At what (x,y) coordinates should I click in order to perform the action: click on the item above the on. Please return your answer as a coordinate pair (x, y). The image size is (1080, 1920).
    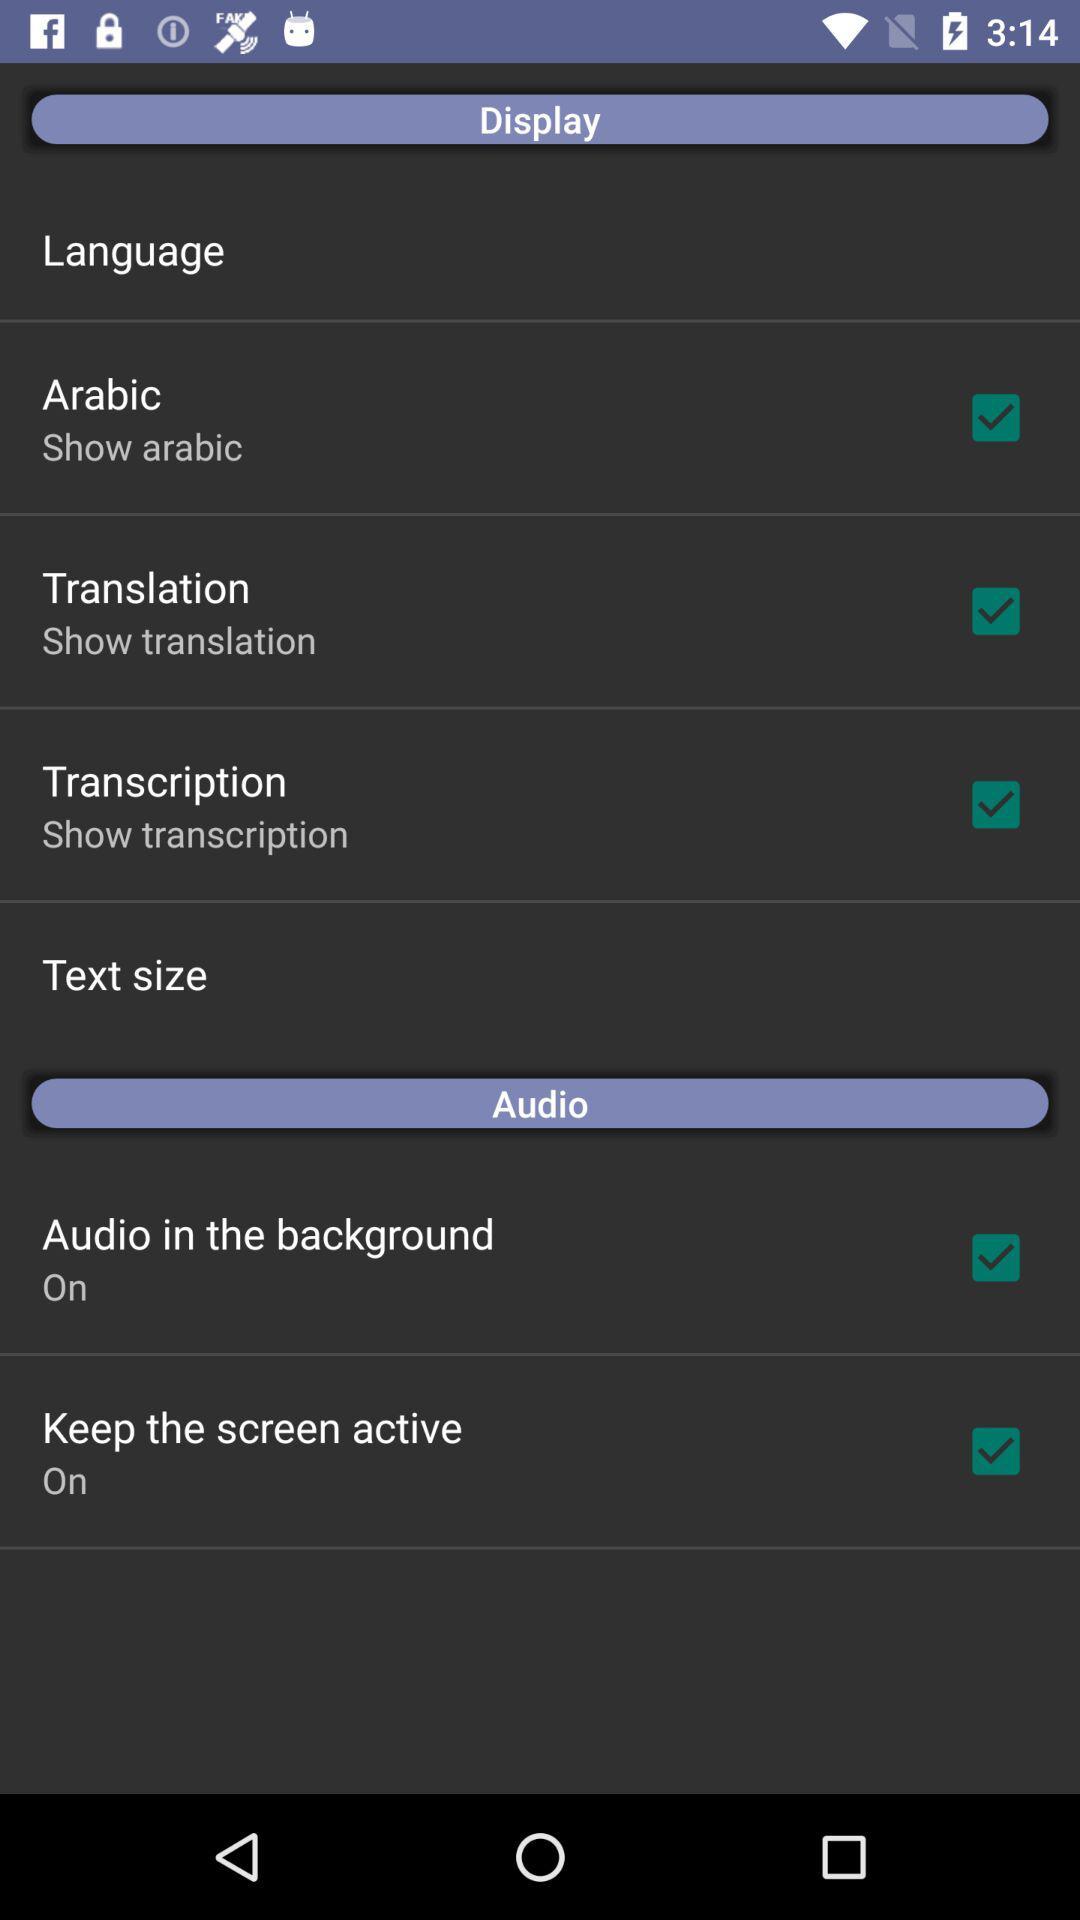
    Looking at the image, I should click on (267, 1232).